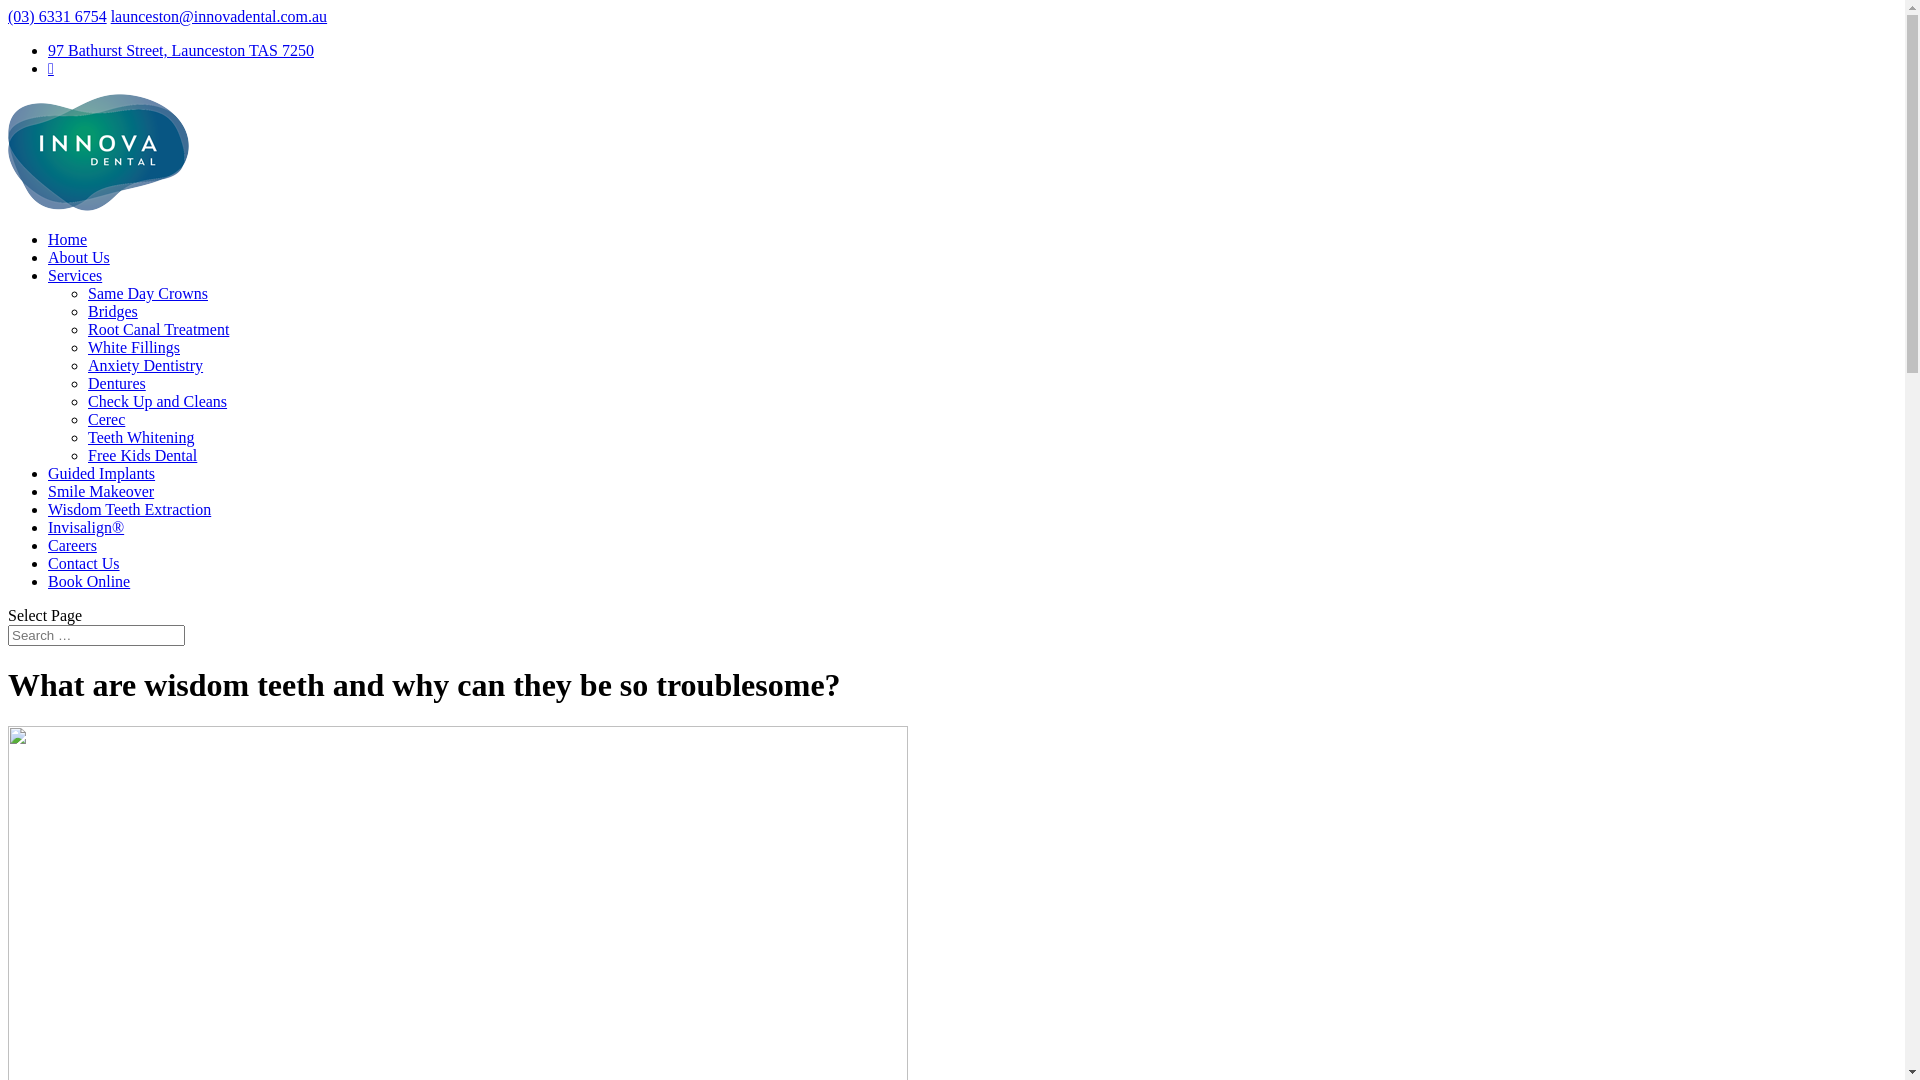 The image size is (1920, 1080). Describe the element at coordinates (78, 256) in the screenshot. I see `'About Us'` at that location.